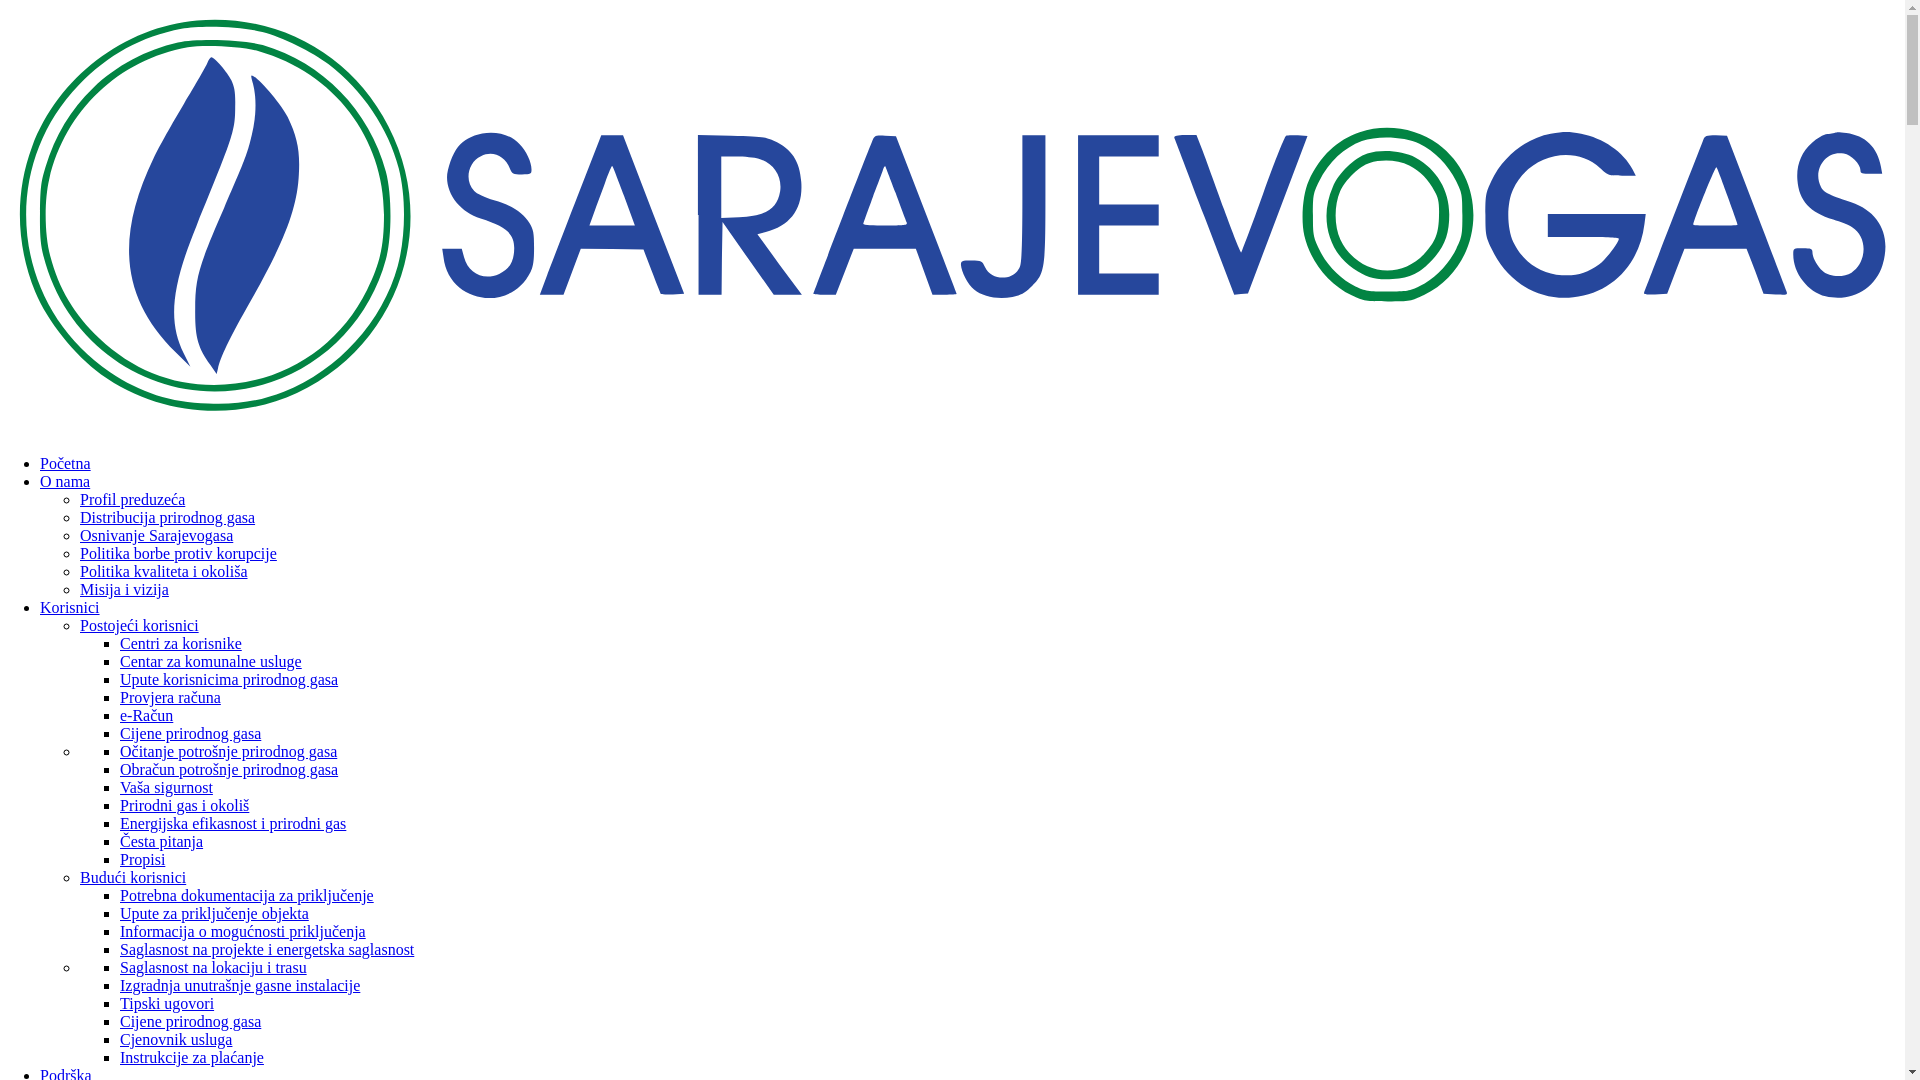 The image size is (1920, 1080). Describe the element at coordinates (211, 661) in the screenshot. I see `'Centar za komunalne usluge'` at that location.